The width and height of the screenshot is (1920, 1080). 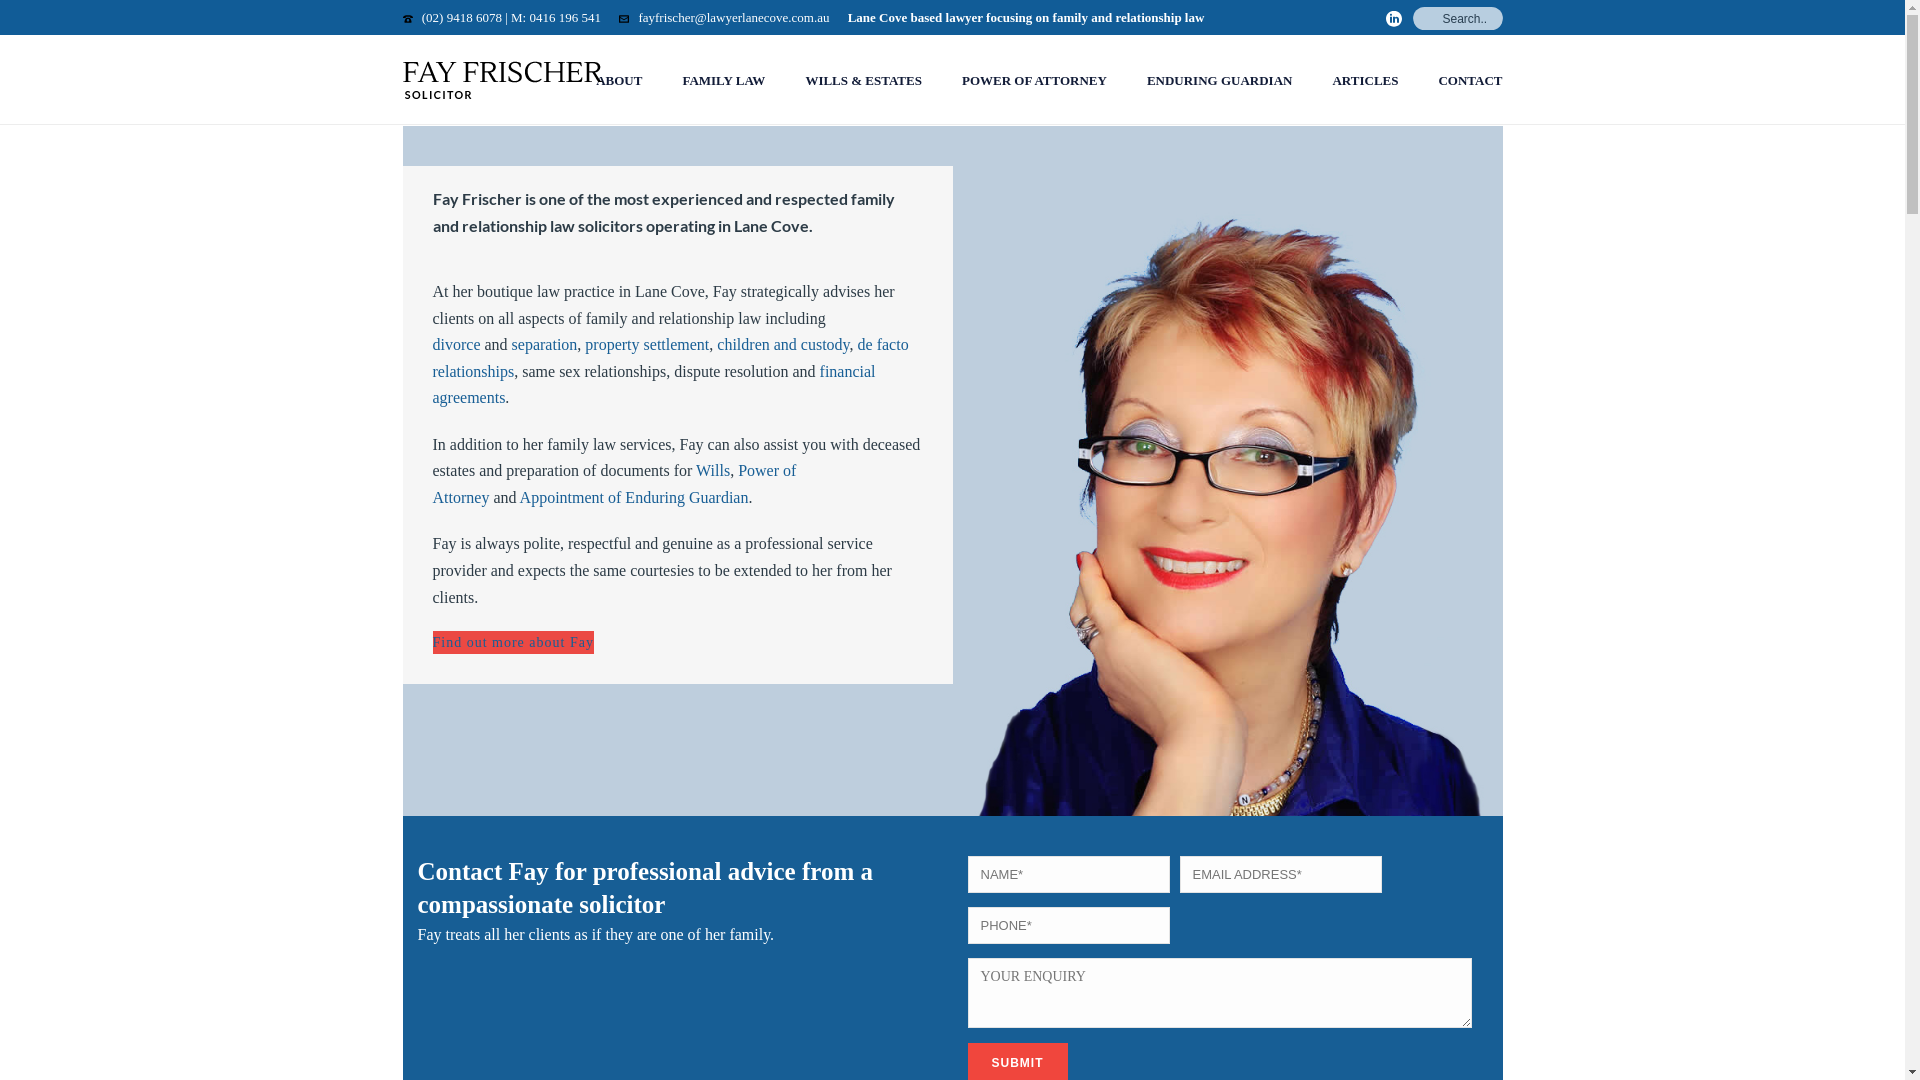 What do you see at coordinates (653, 385) in the screenshot?
I see `' financial agreements'` at bounding box center [653, 385].